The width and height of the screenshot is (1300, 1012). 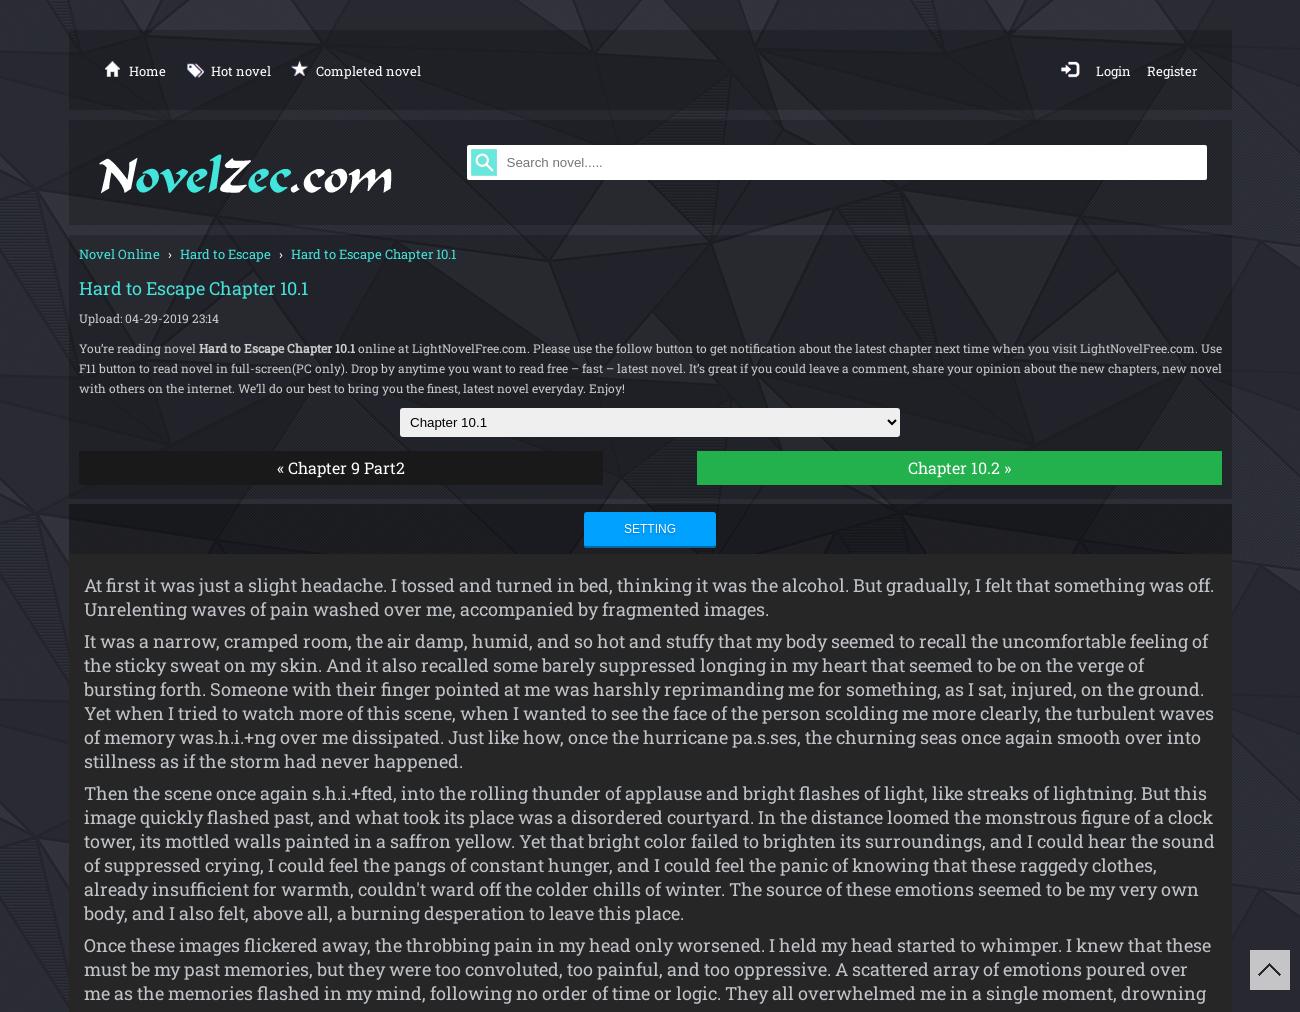 I want to click on 'Hard to Escape', so click(x=223, y=253).